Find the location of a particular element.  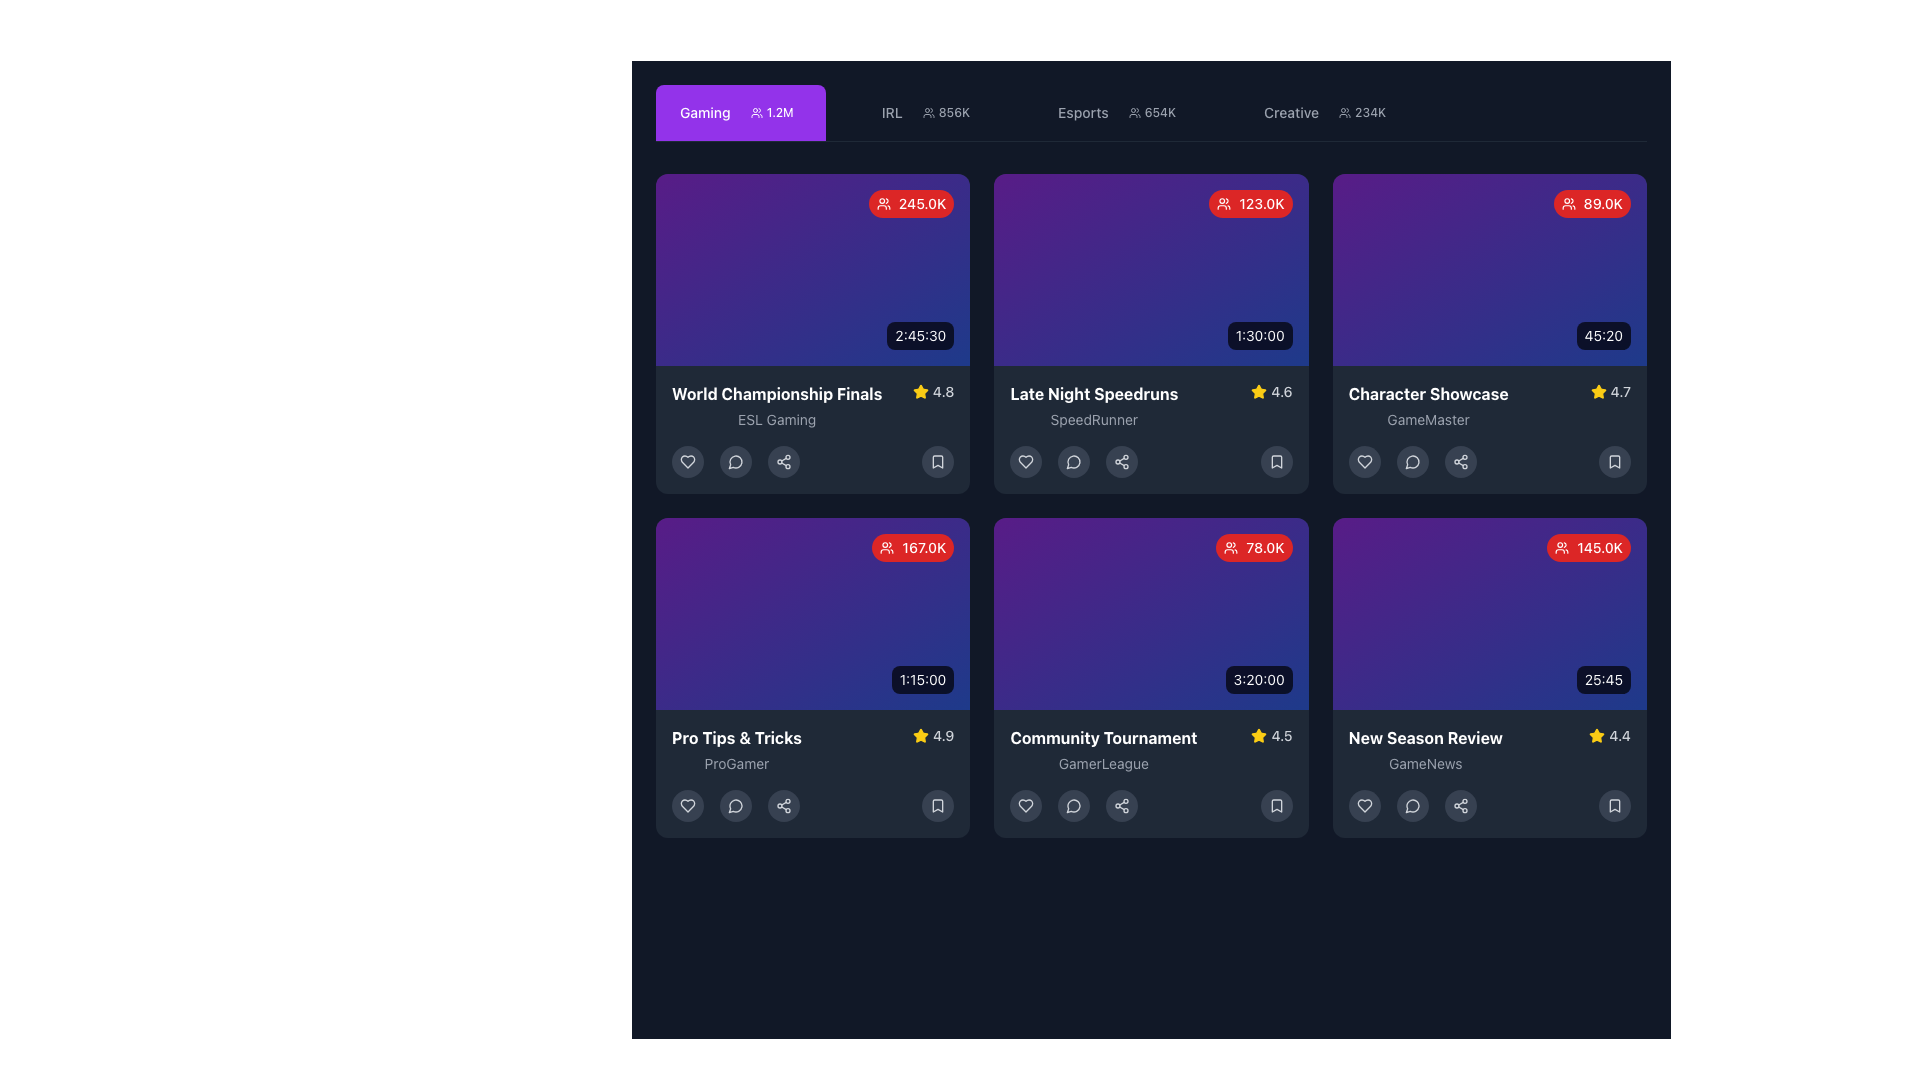

the fifth button from the left in the control bar below the 'Community Tournament' card is located at coordinates (1275, 805).